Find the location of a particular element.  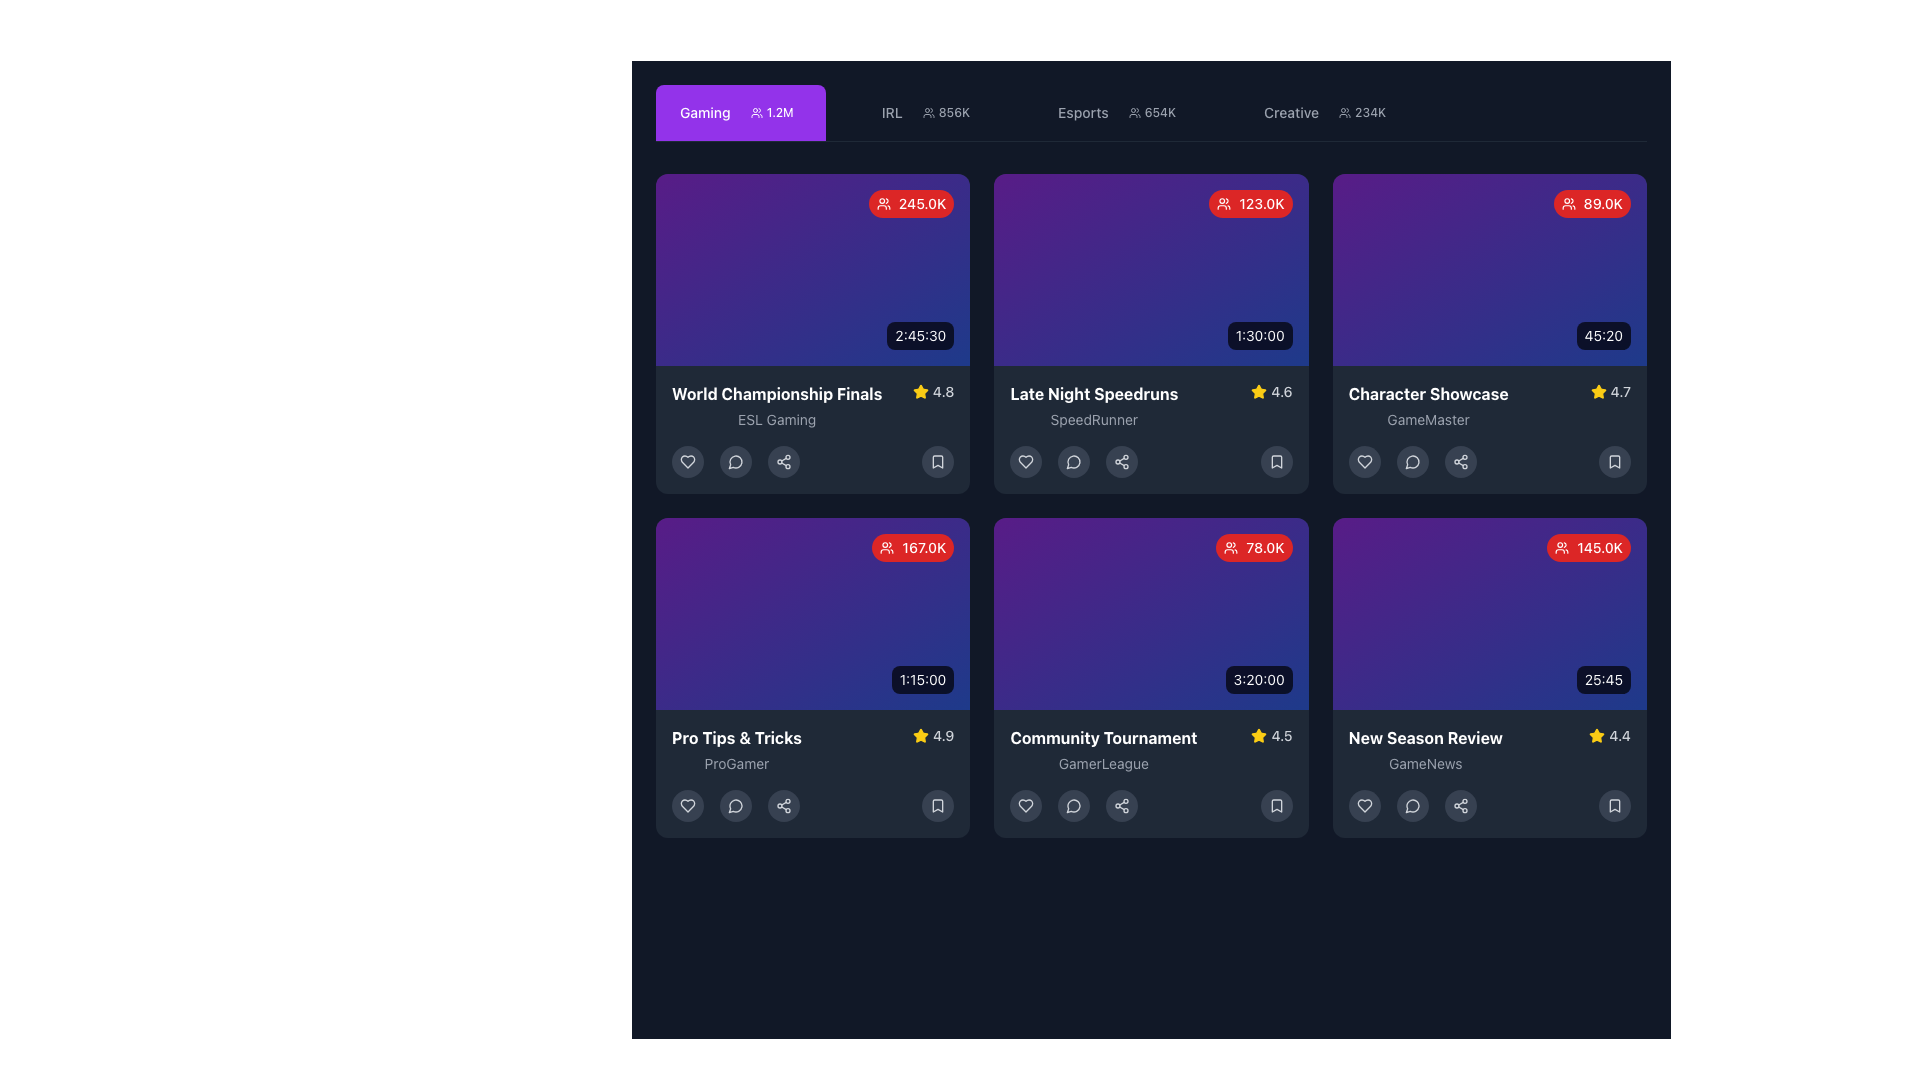

the fifth button from the left in the control bar below the 'Community Tournament' card is located at coordinates (1275, 805).